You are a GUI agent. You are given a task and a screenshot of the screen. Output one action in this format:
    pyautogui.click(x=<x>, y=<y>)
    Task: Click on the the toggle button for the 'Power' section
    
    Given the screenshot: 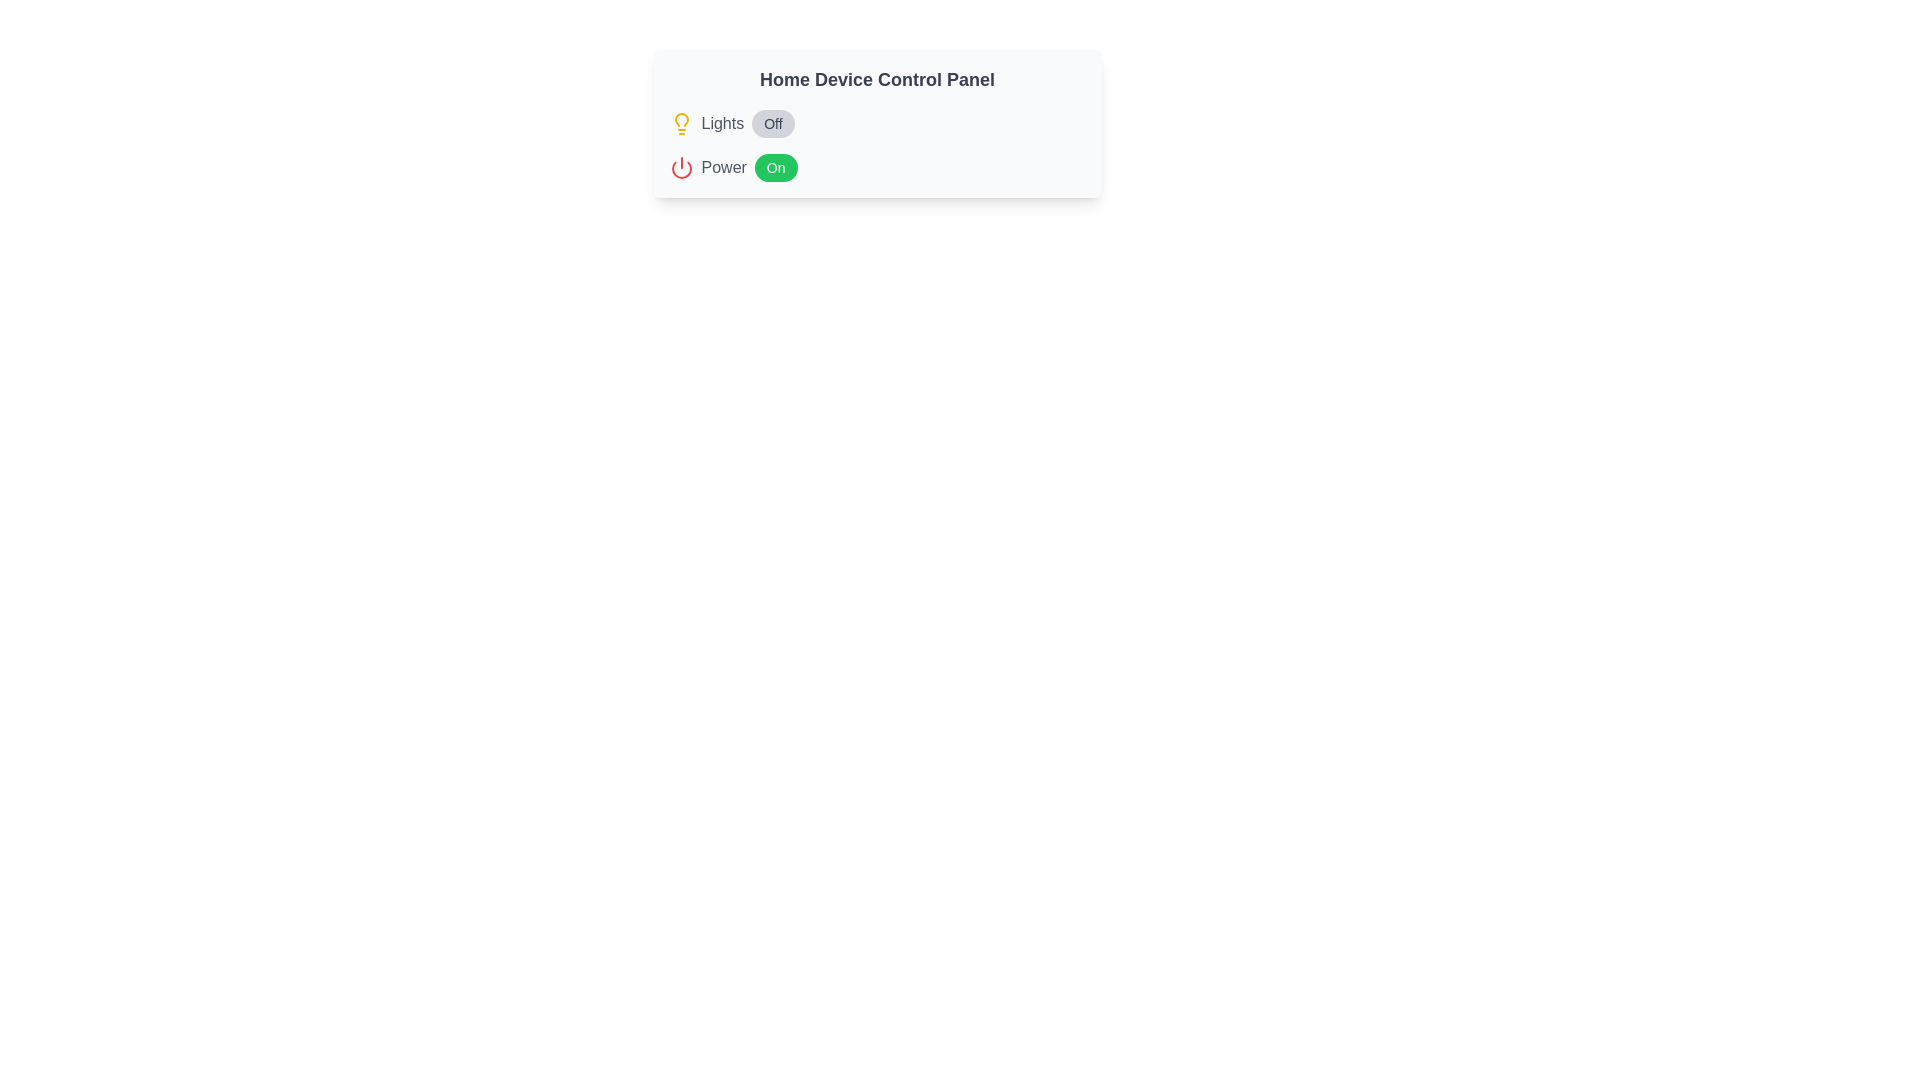 What is the action you would take?
    pyautogui.click(x=775, y=167)
    